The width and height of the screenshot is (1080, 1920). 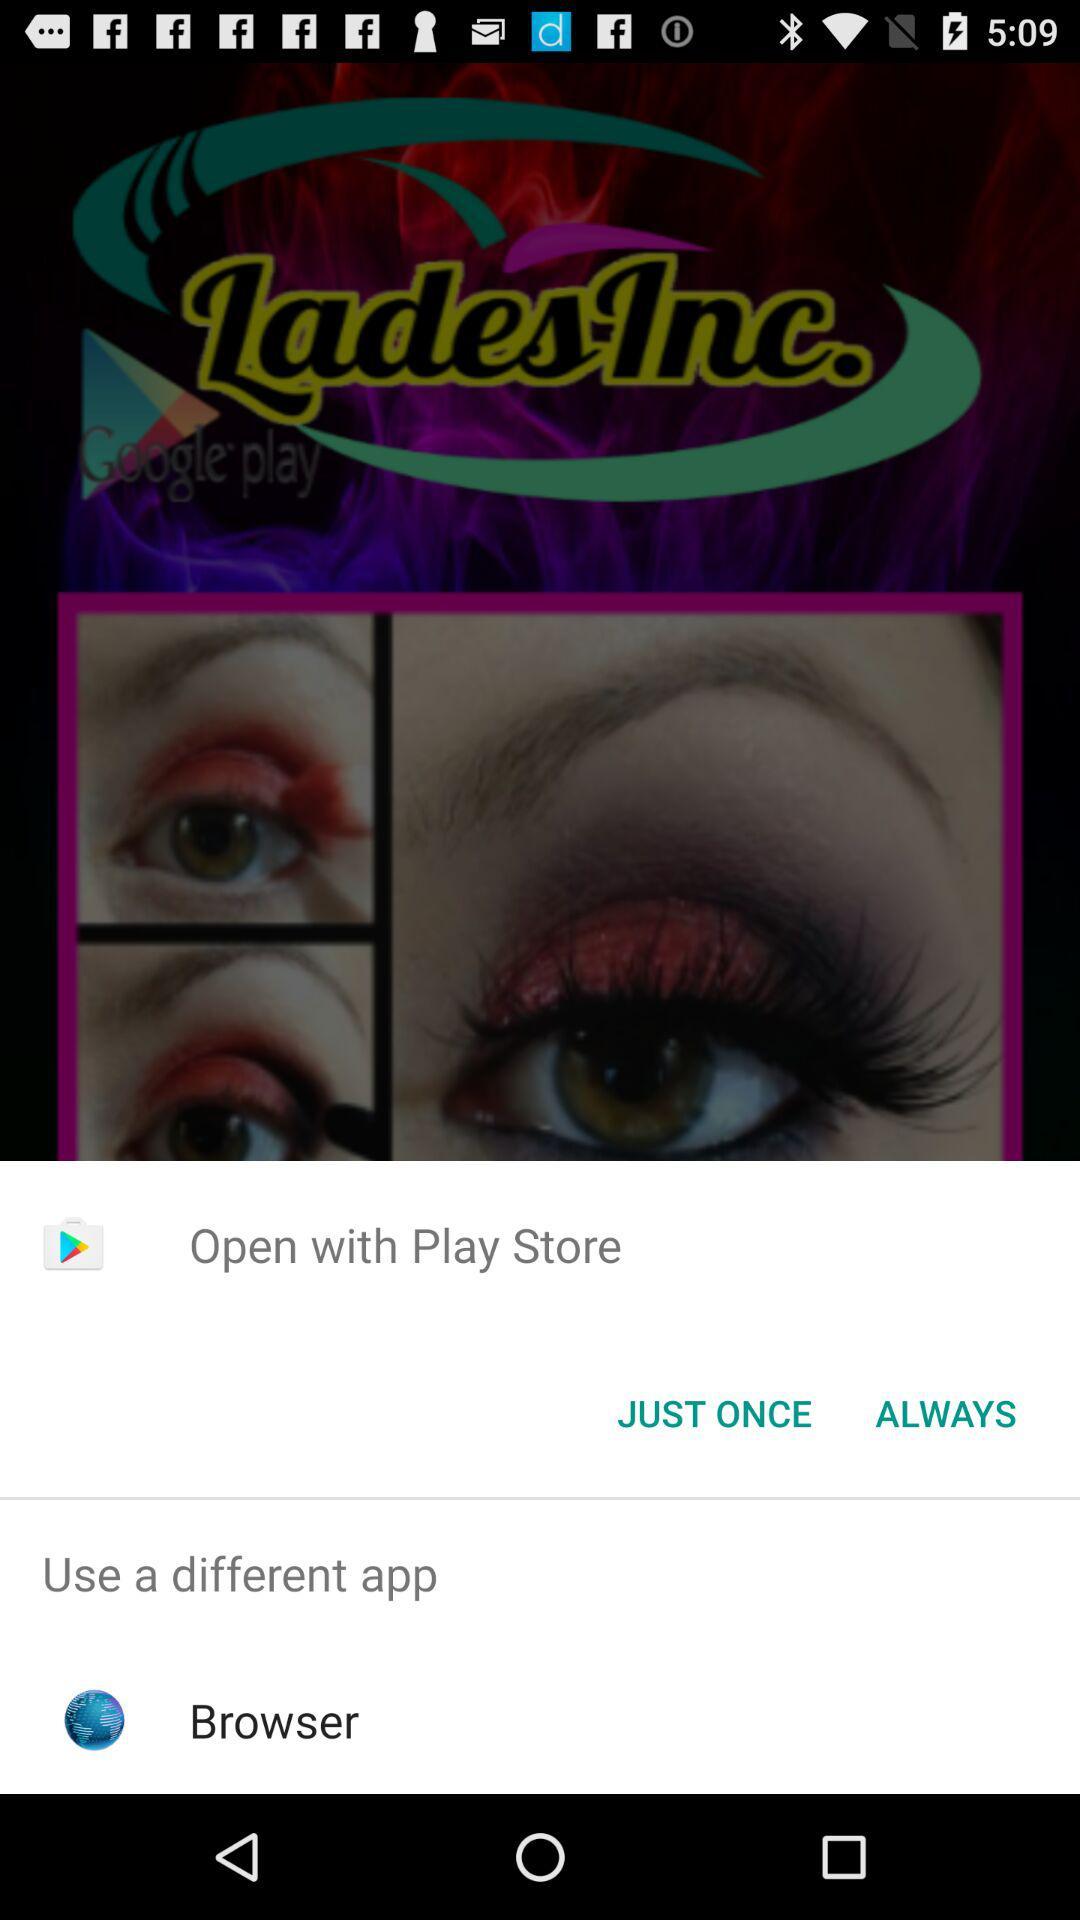 What do you see at coordinates (945, 1411) in the screenshot?
I see `always item` at bounding box center [945, 1411].